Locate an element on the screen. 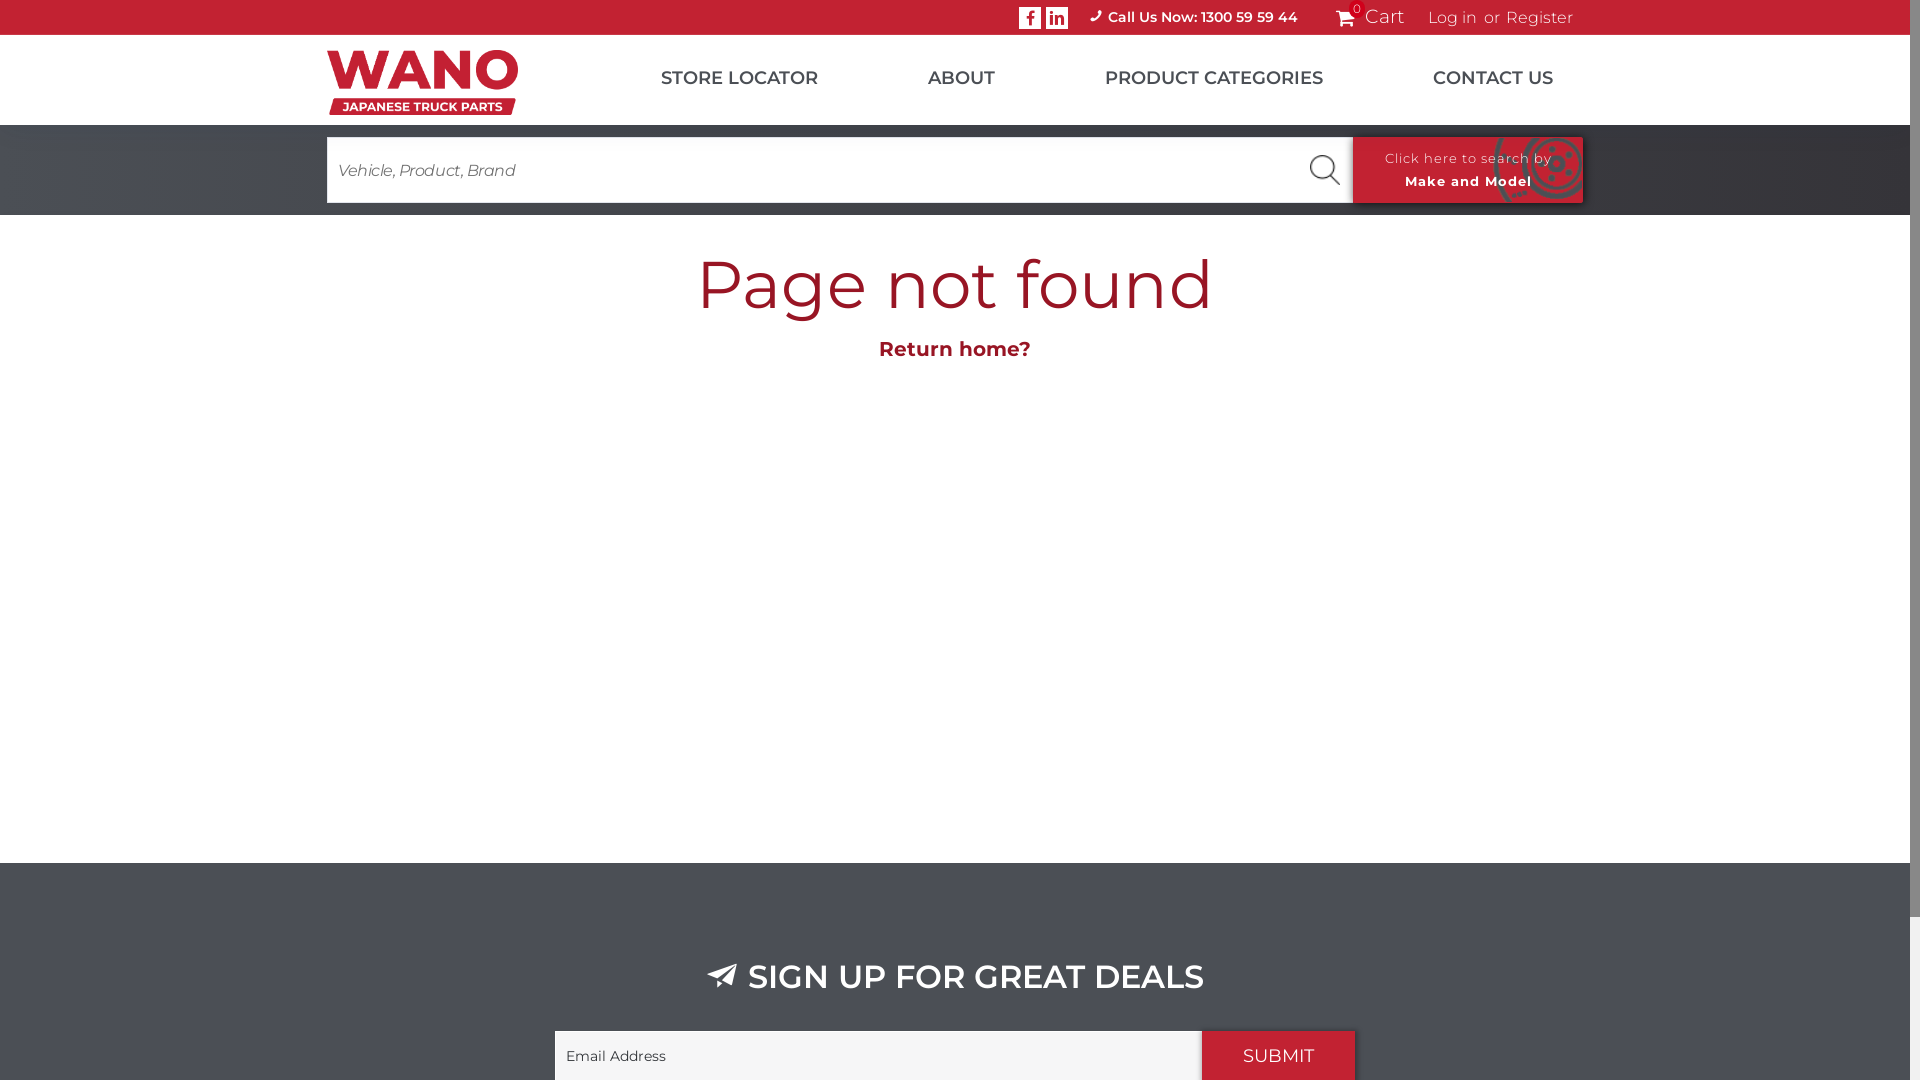  'Click here to search by is located at coordinates (1468, 168).